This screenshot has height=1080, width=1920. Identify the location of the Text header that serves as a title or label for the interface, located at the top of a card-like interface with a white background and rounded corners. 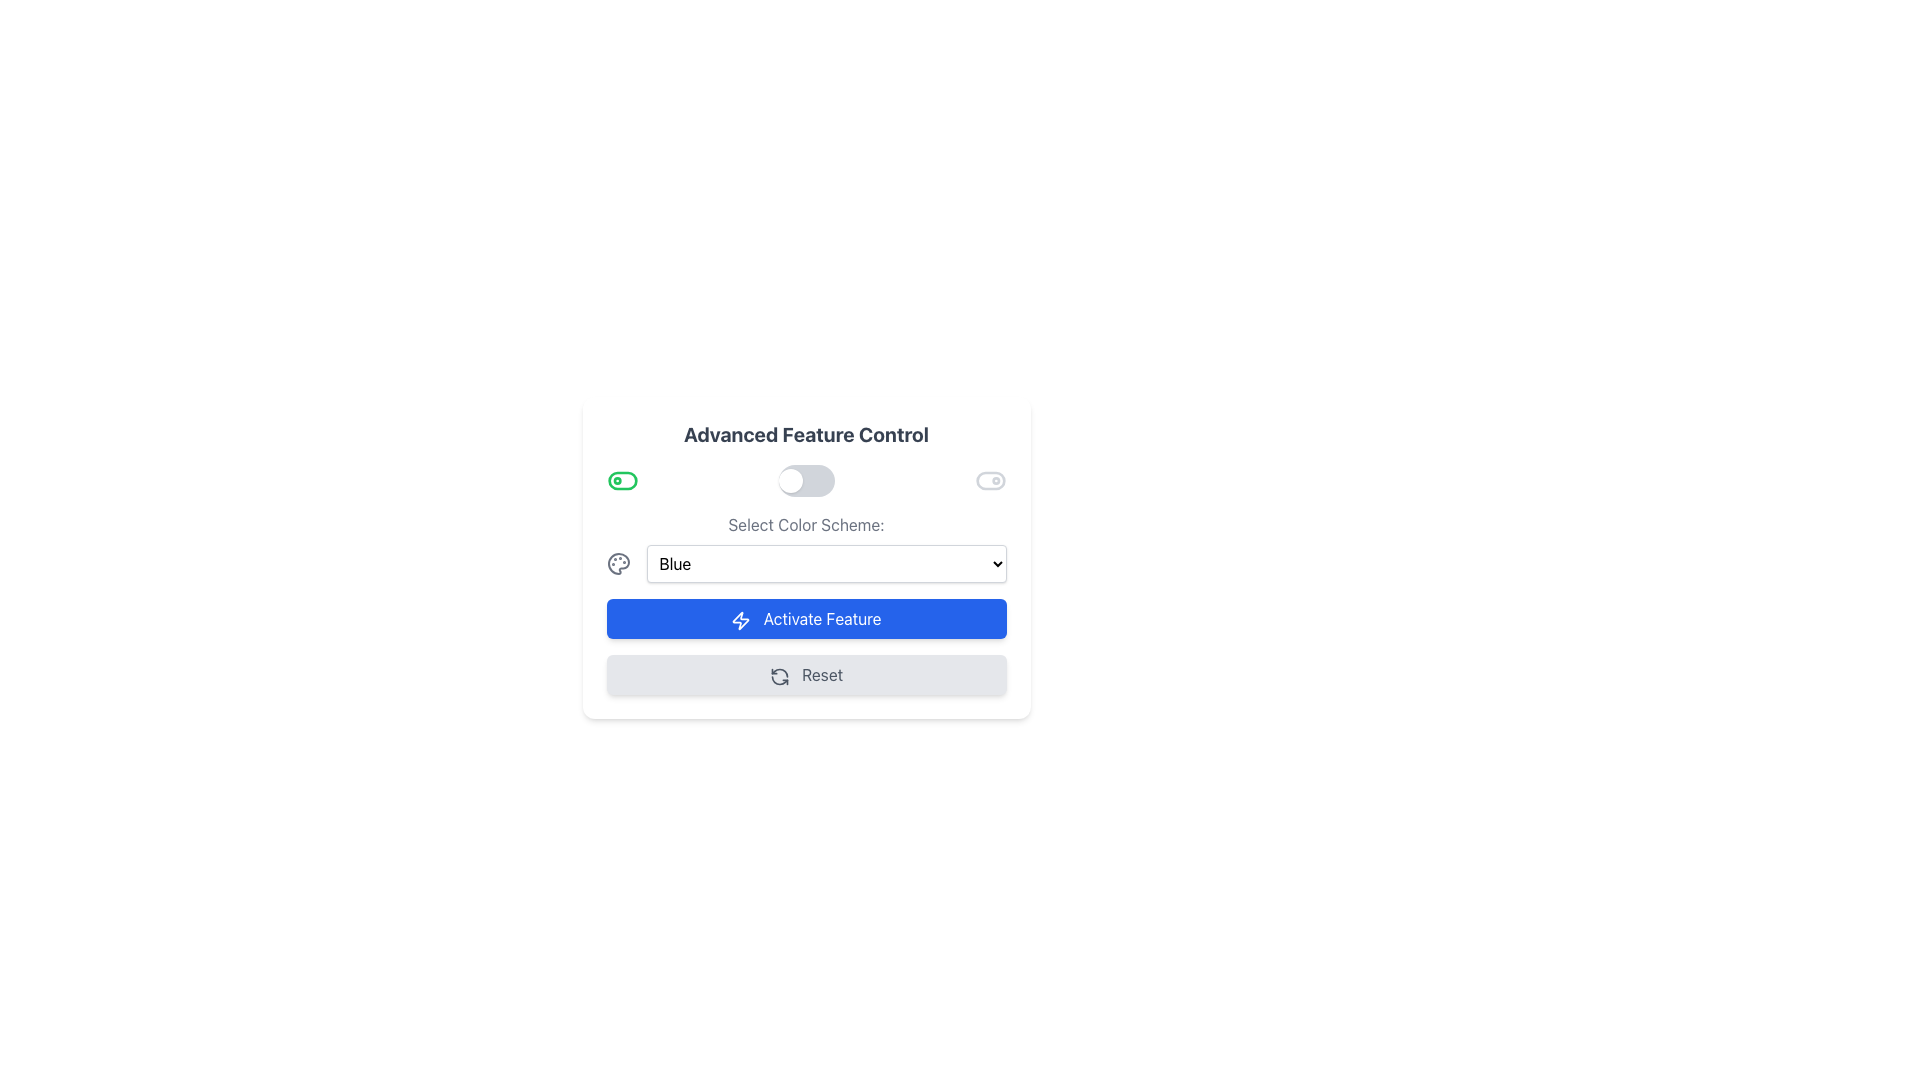
(806, 434).